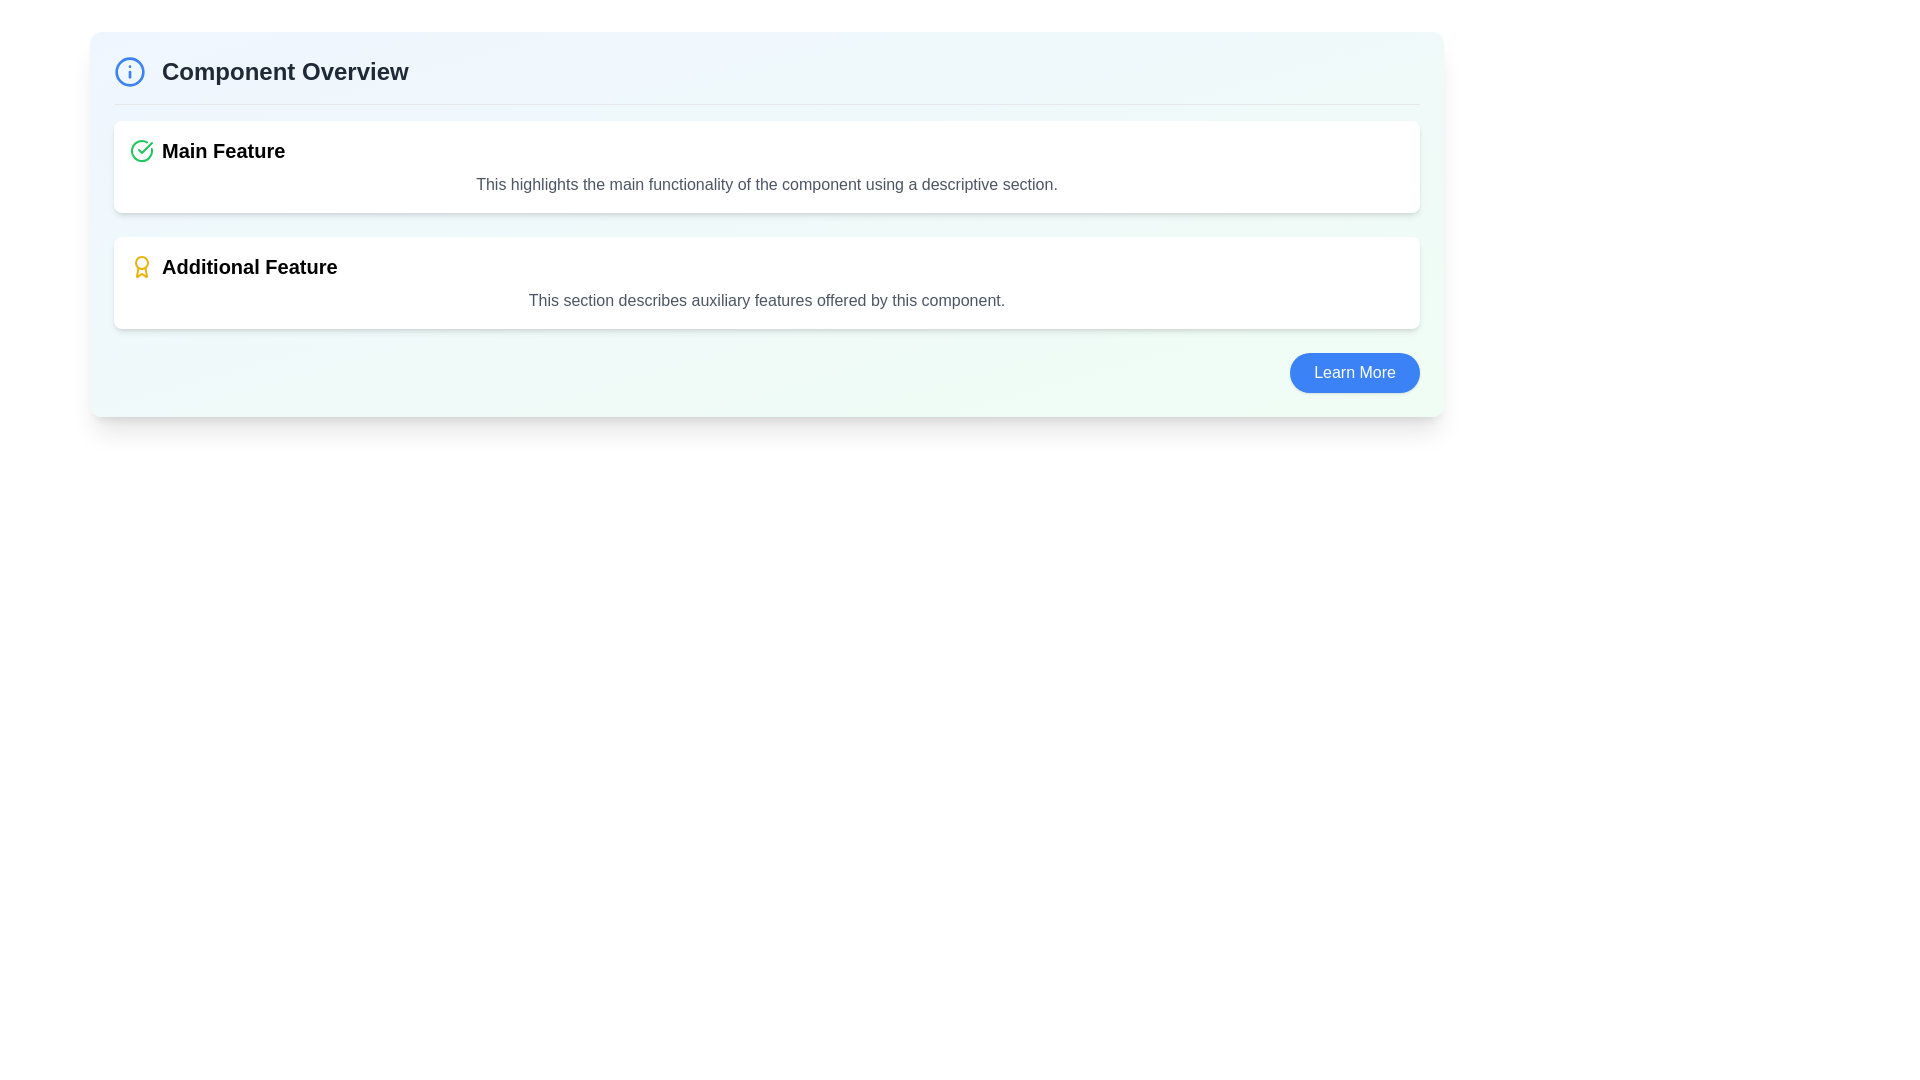  Describe the element at coordinates (1355, 373) in the screenshot. I see `the button located in the bottom-right corner of the 'Additional Feature' section` at that location.